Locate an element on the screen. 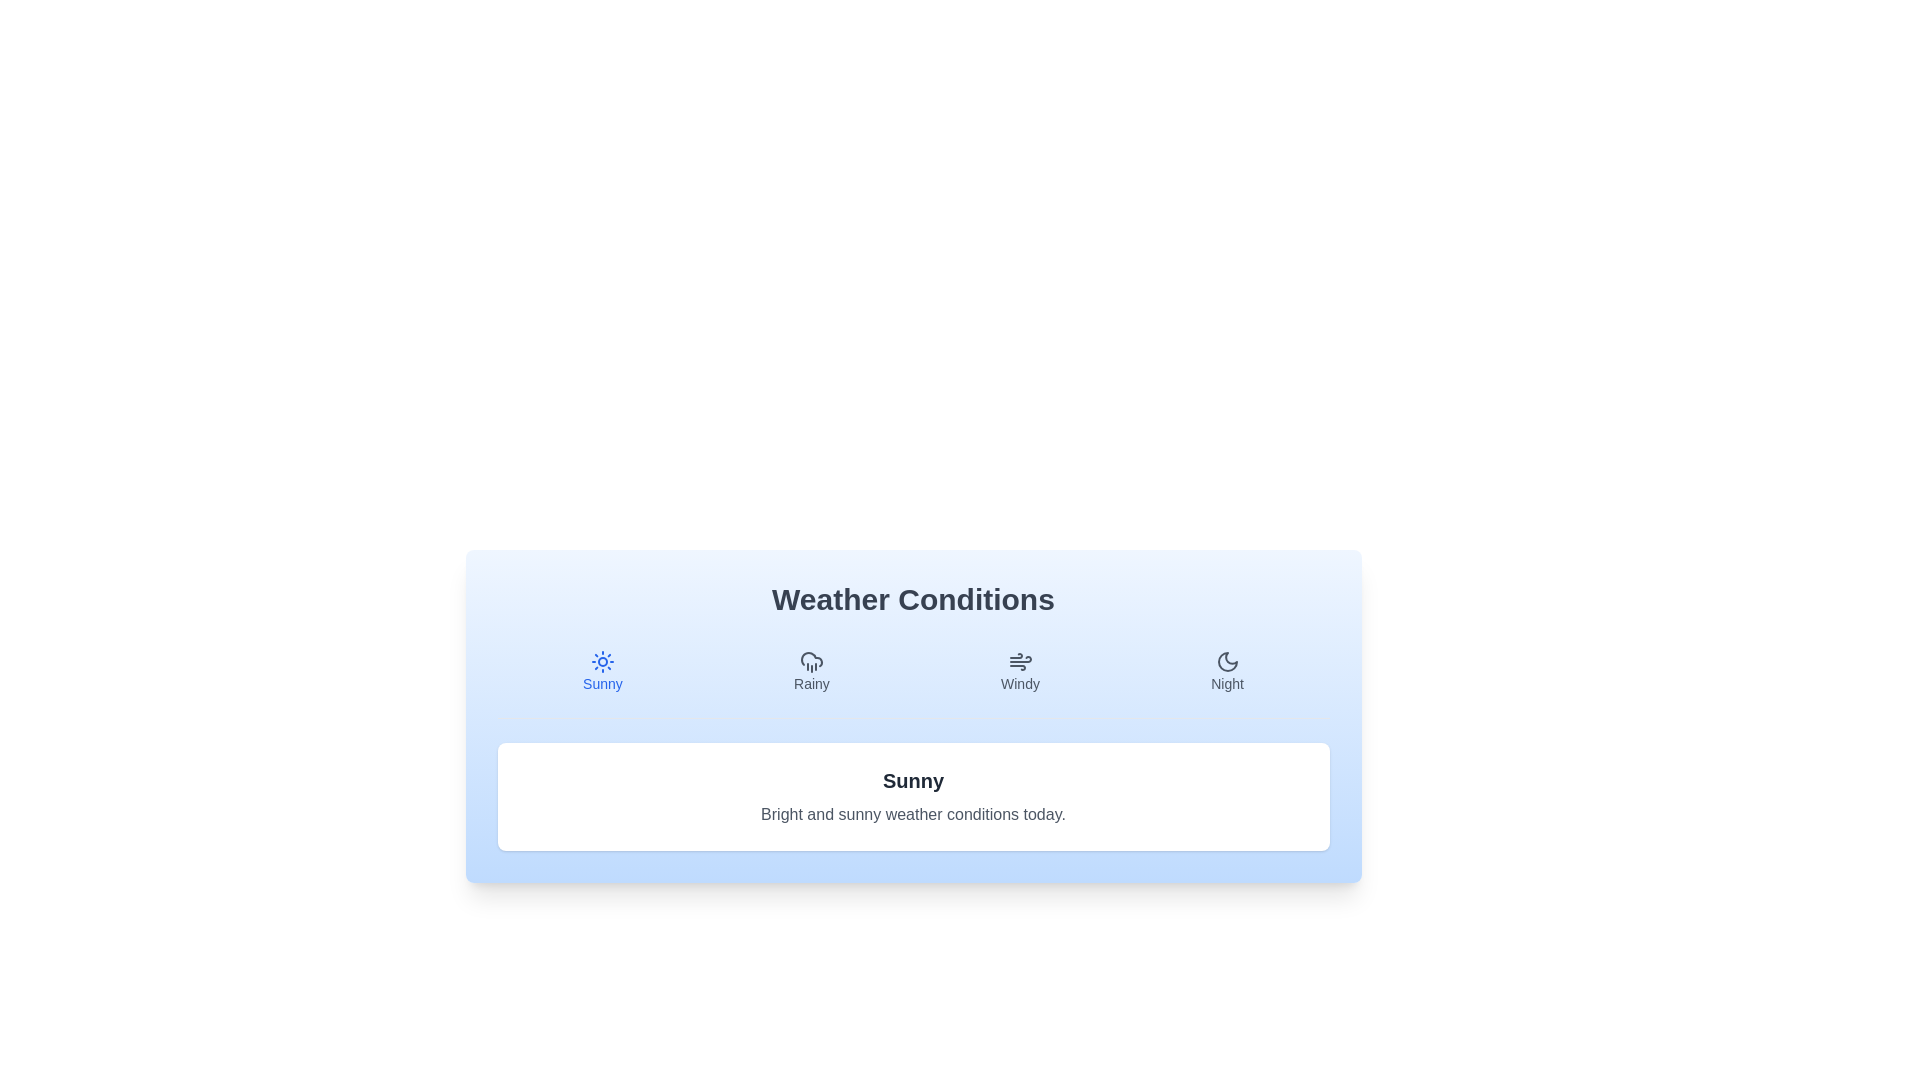 This screenshot has width=1920, height=1080. the tab corresponding to Sunny to view its details is located at coordinates (601, 671).